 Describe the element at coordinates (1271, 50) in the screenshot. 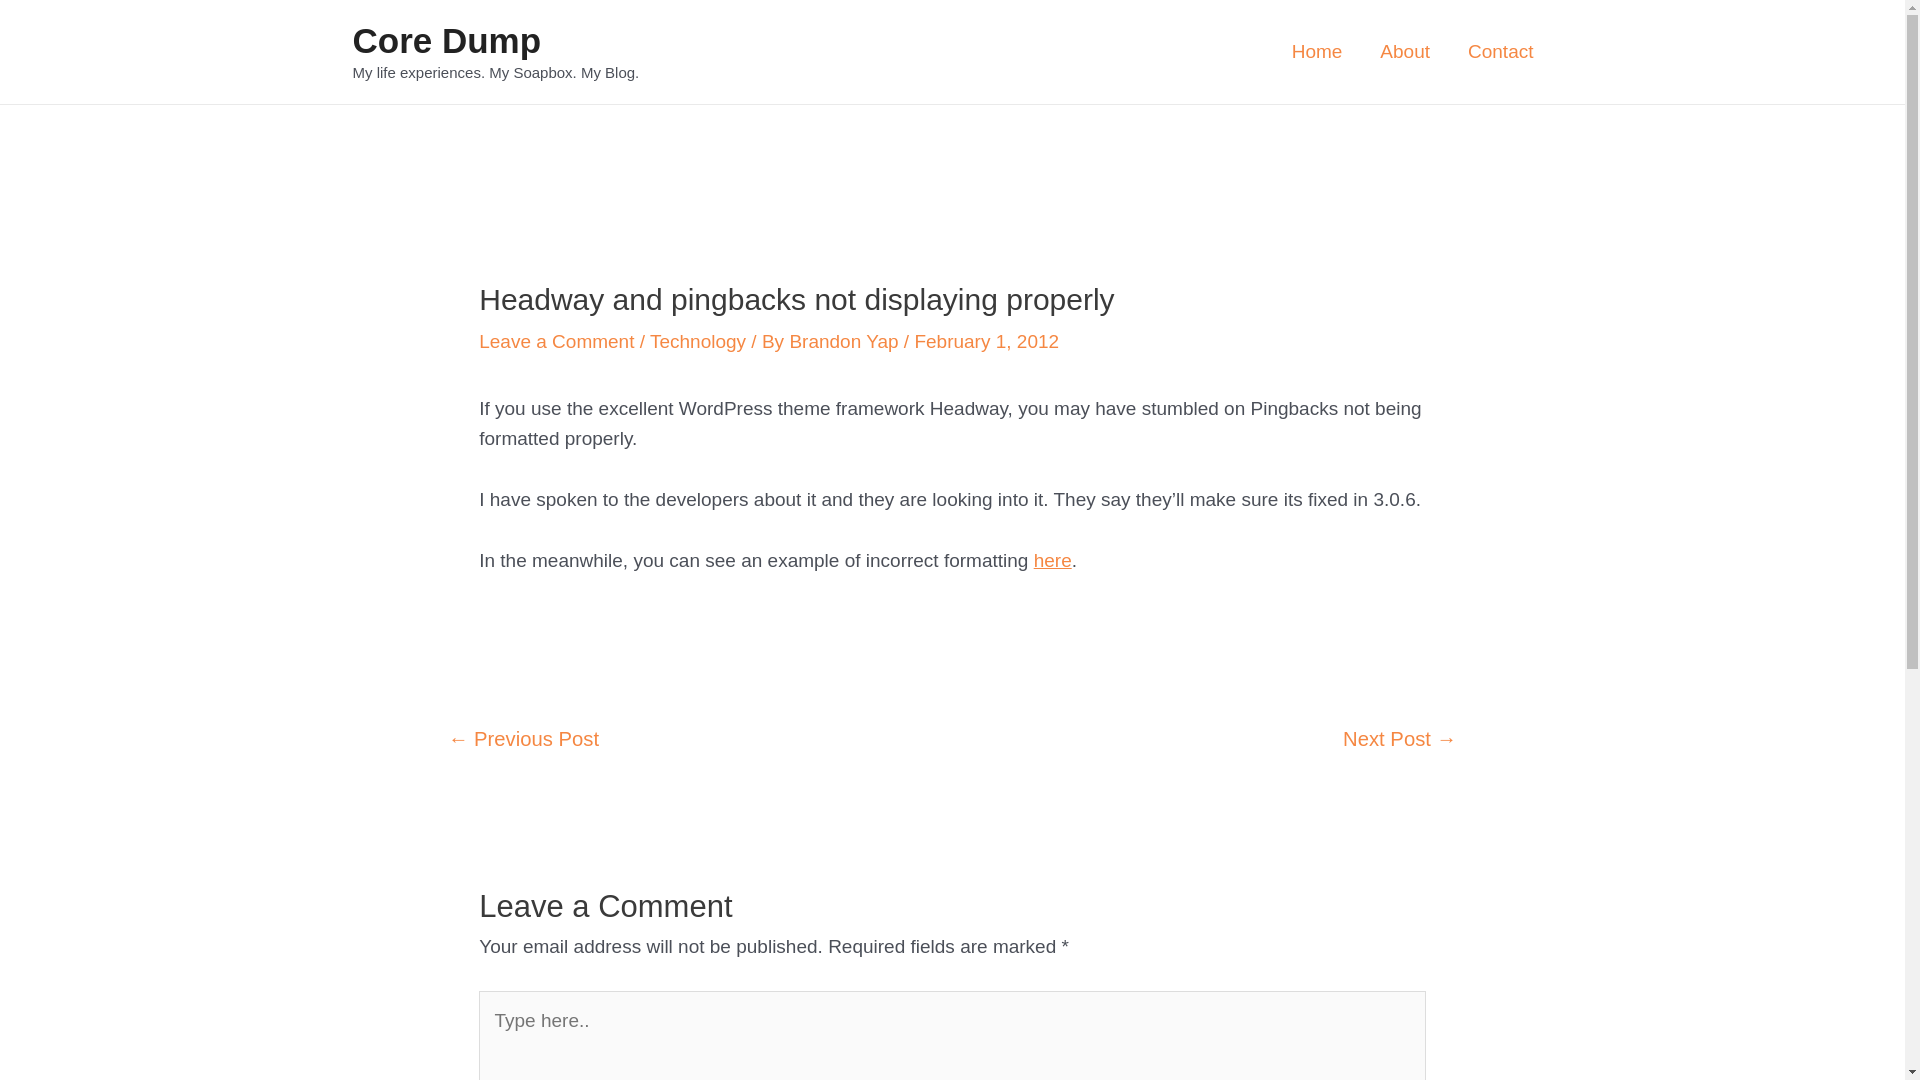

I see `'Home'` at that location.